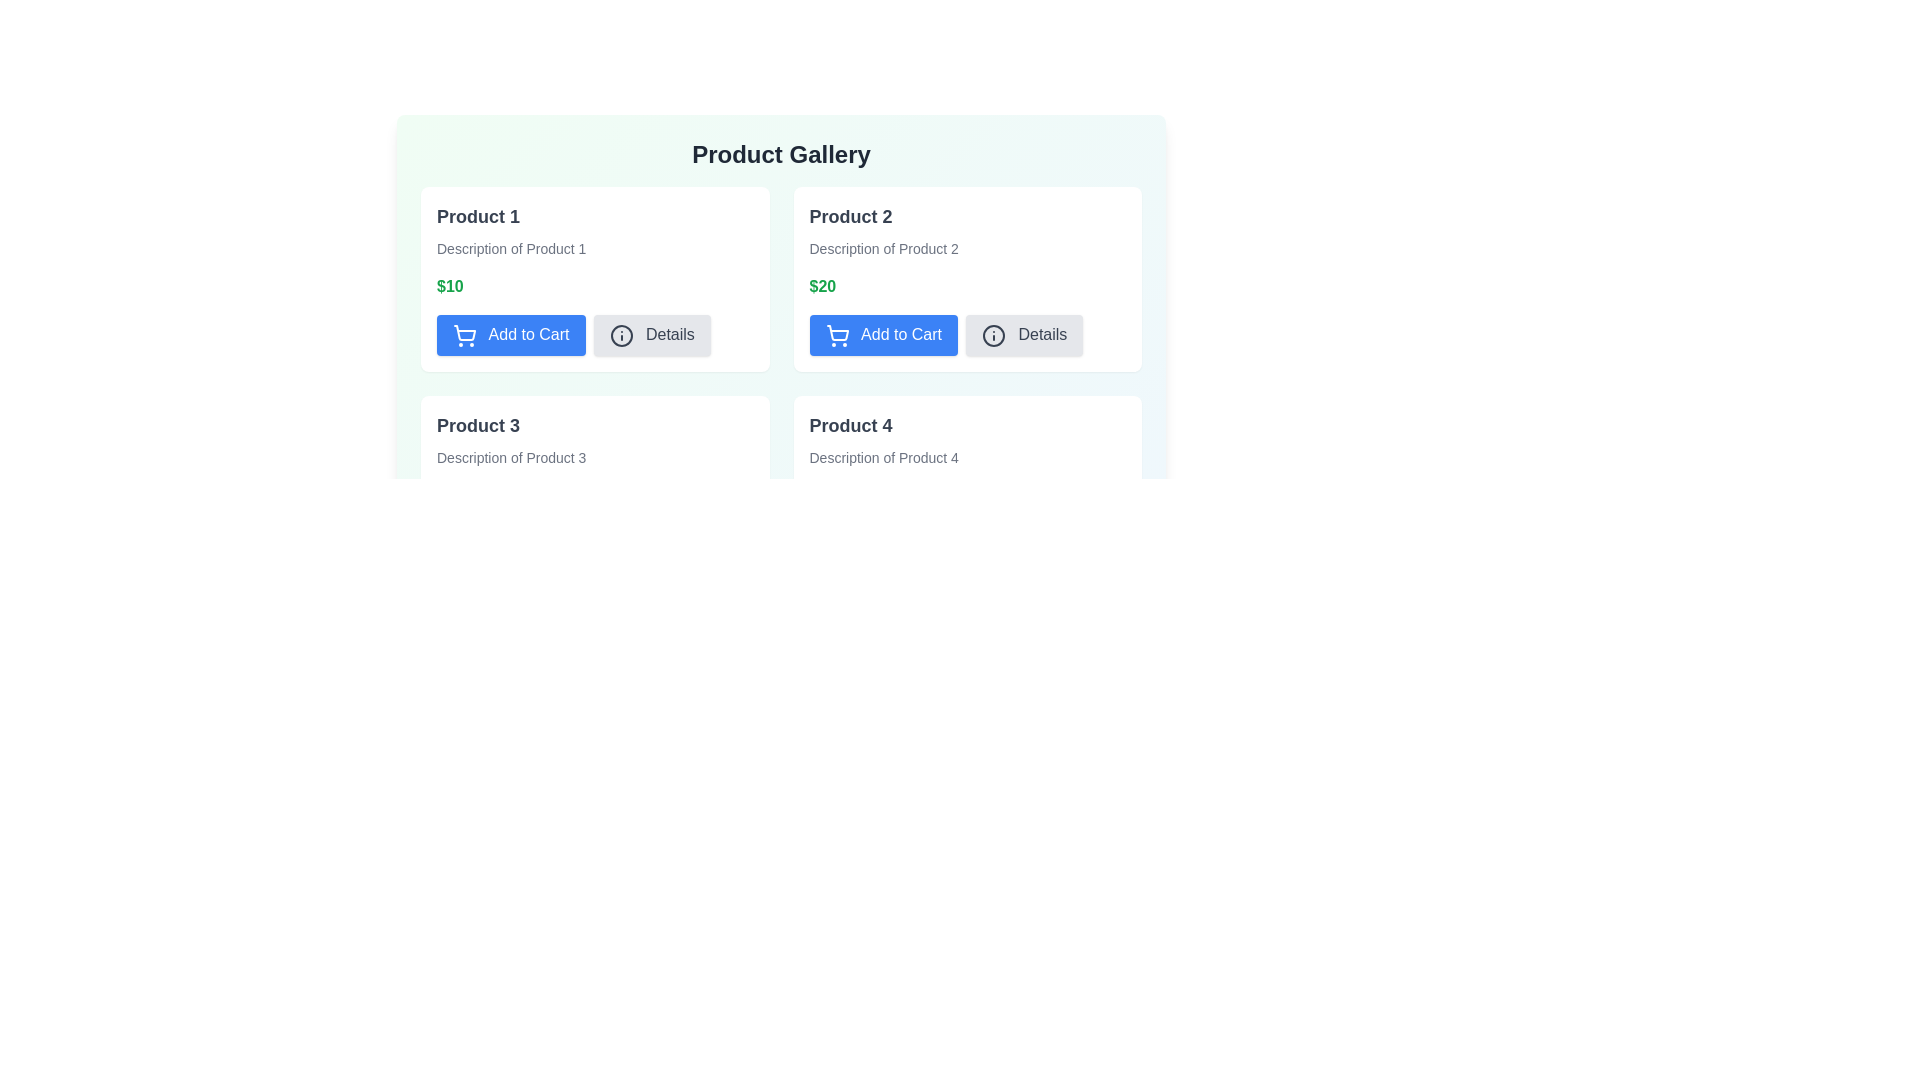 This screenshot has height=1080, width=1920. Describe the element at coordinates (993, 334) in the screenshot. I see `the circular graphical element that is part of the informational action button located next to the 'Add to Cart' button for 'Product 2'` at that location.